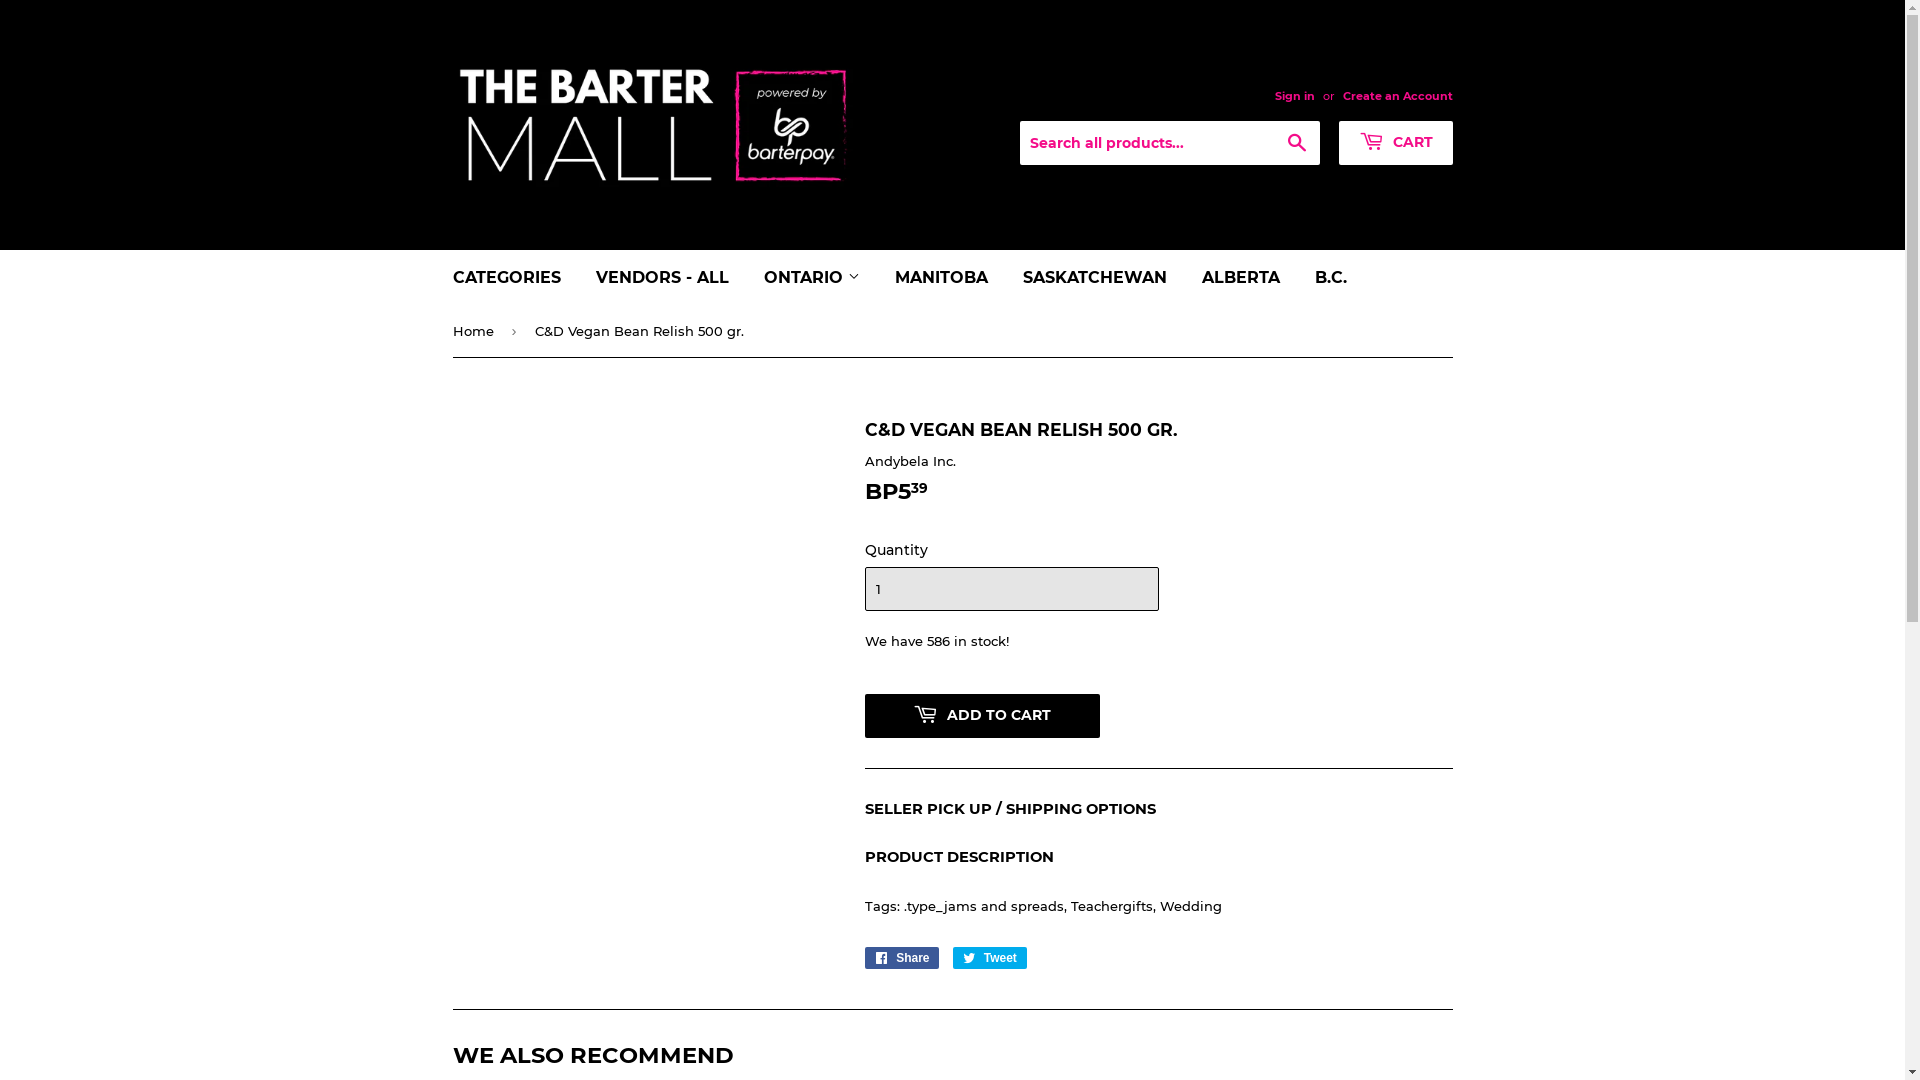 This screenshot has height=1080, width=1920. Describe the element at coordinates (1330, 277) in the screenshot. I see `'B.C.'` at that location.